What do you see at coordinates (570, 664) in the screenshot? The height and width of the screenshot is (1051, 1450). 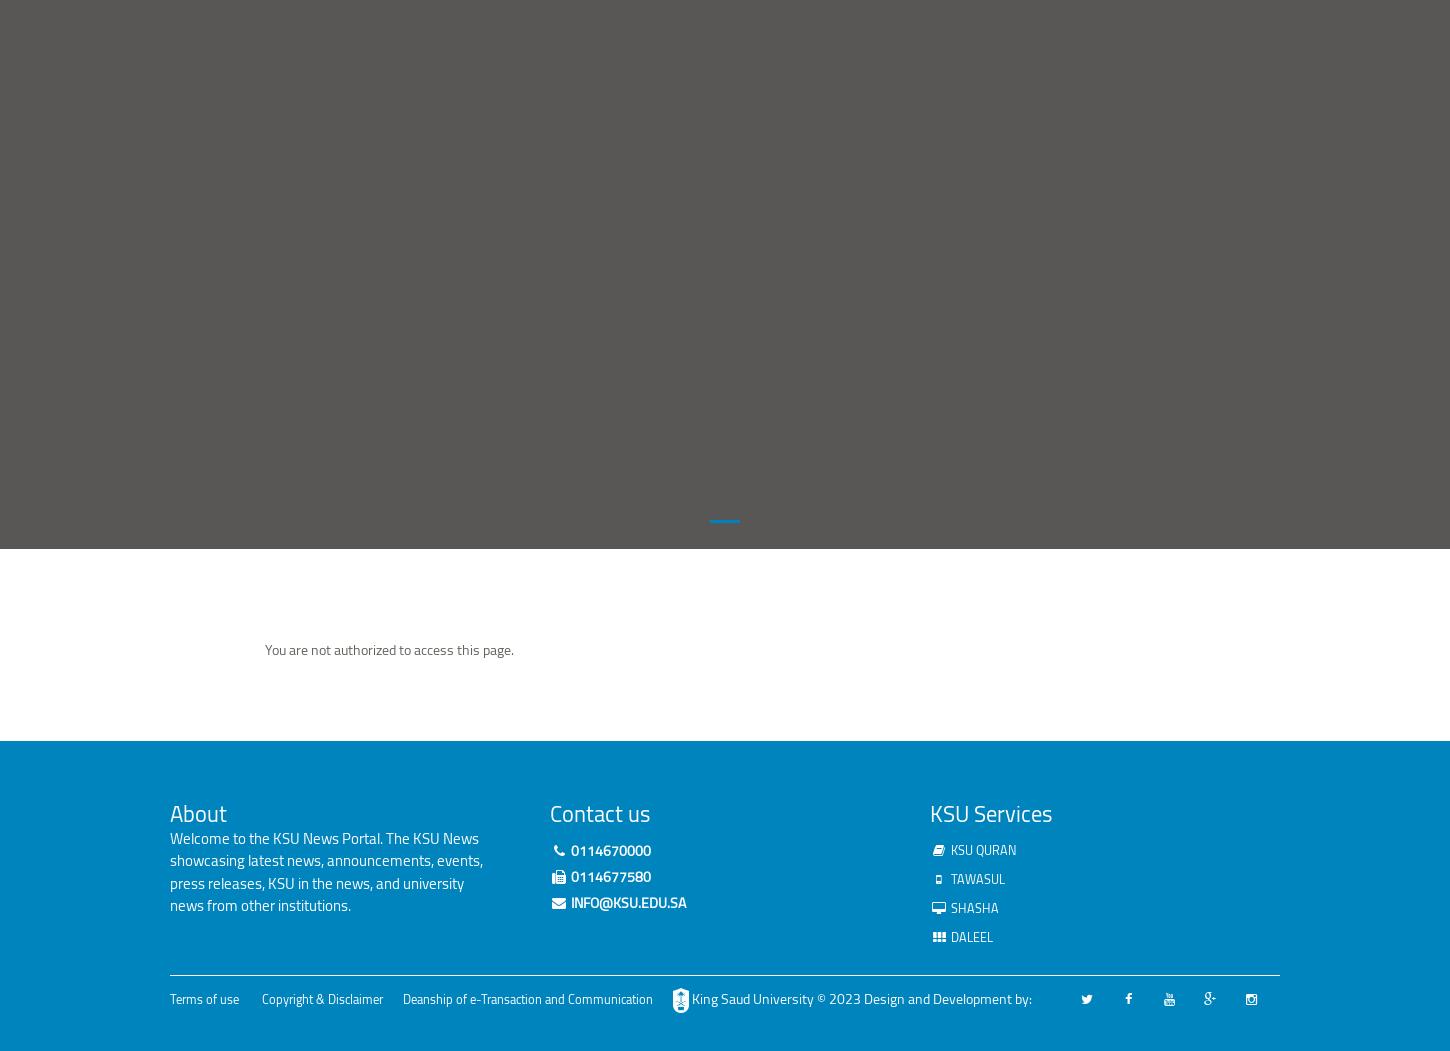 I see `'Attracting Outstanding Faculty & Researchers'` at bounding box center [570, 664].